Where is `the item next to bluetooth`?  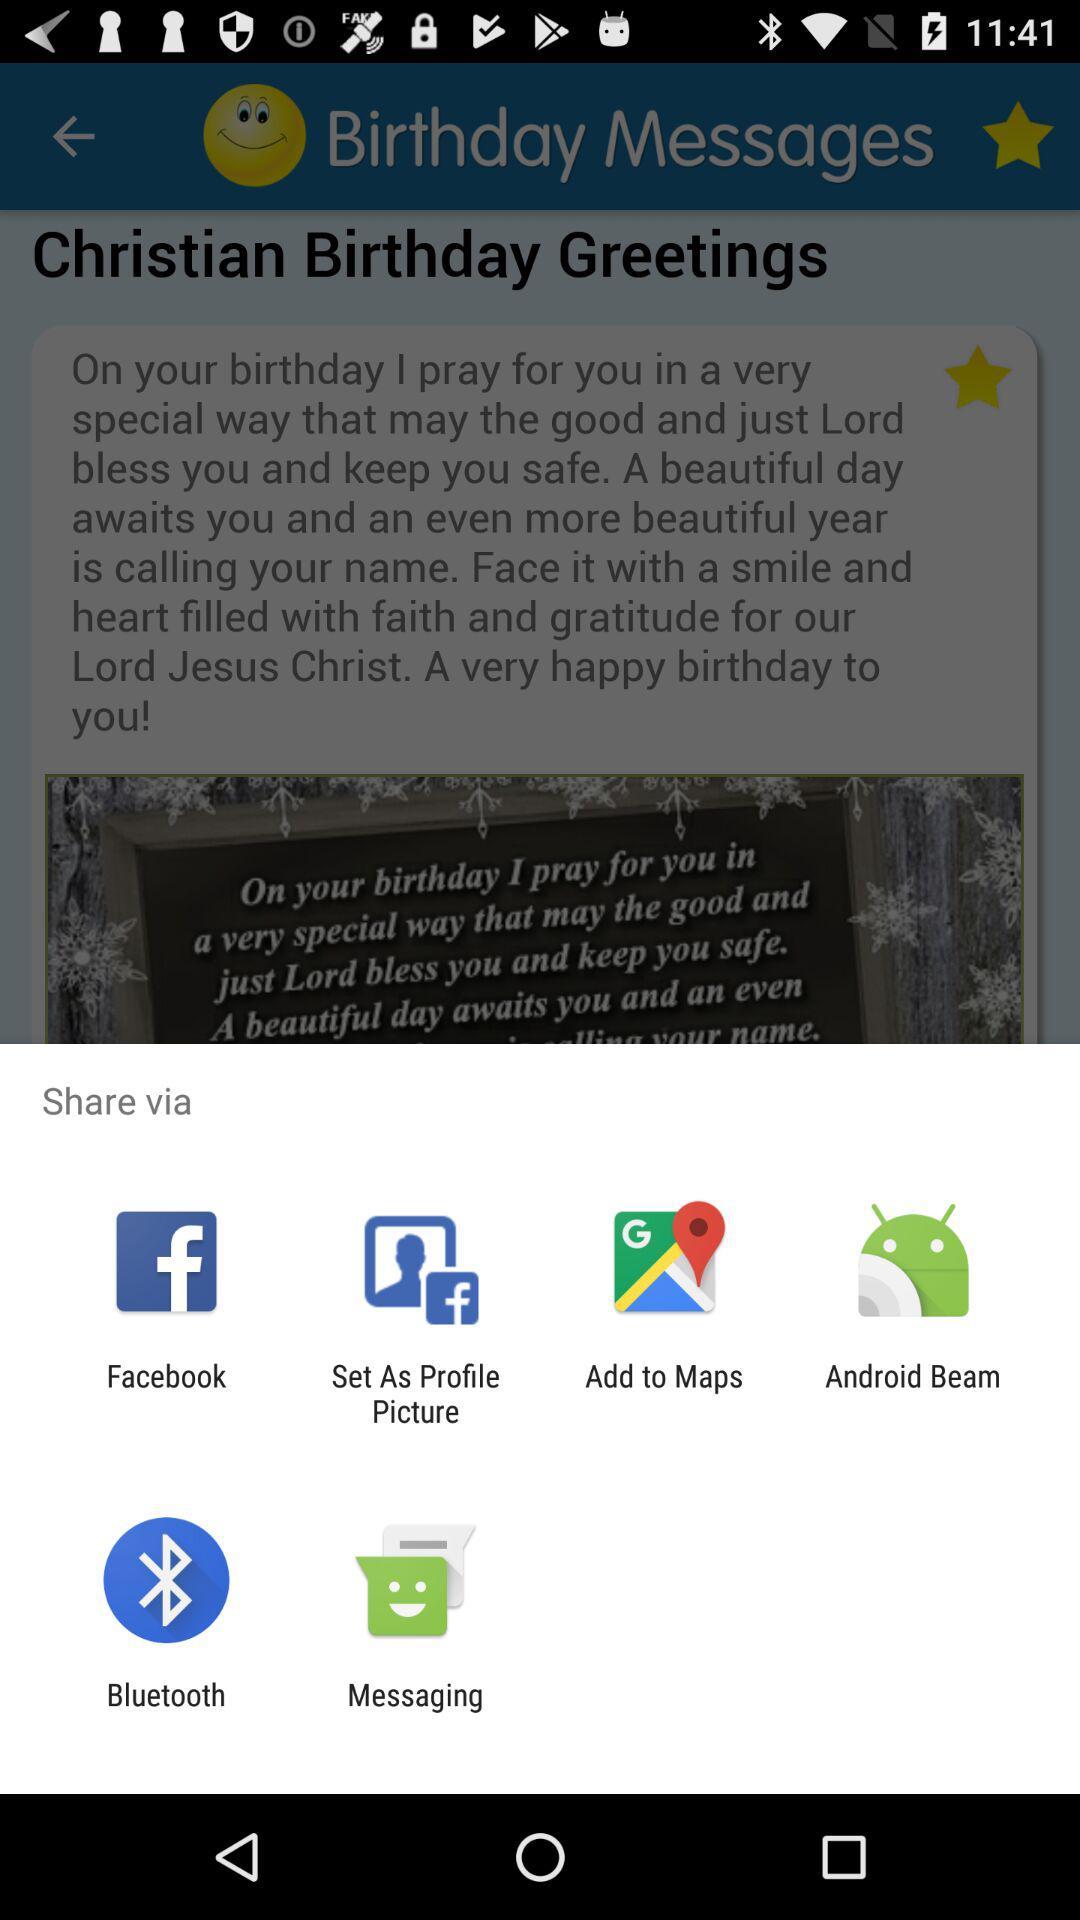
the item next to bluetooth is located at coordinates (414, 1711).